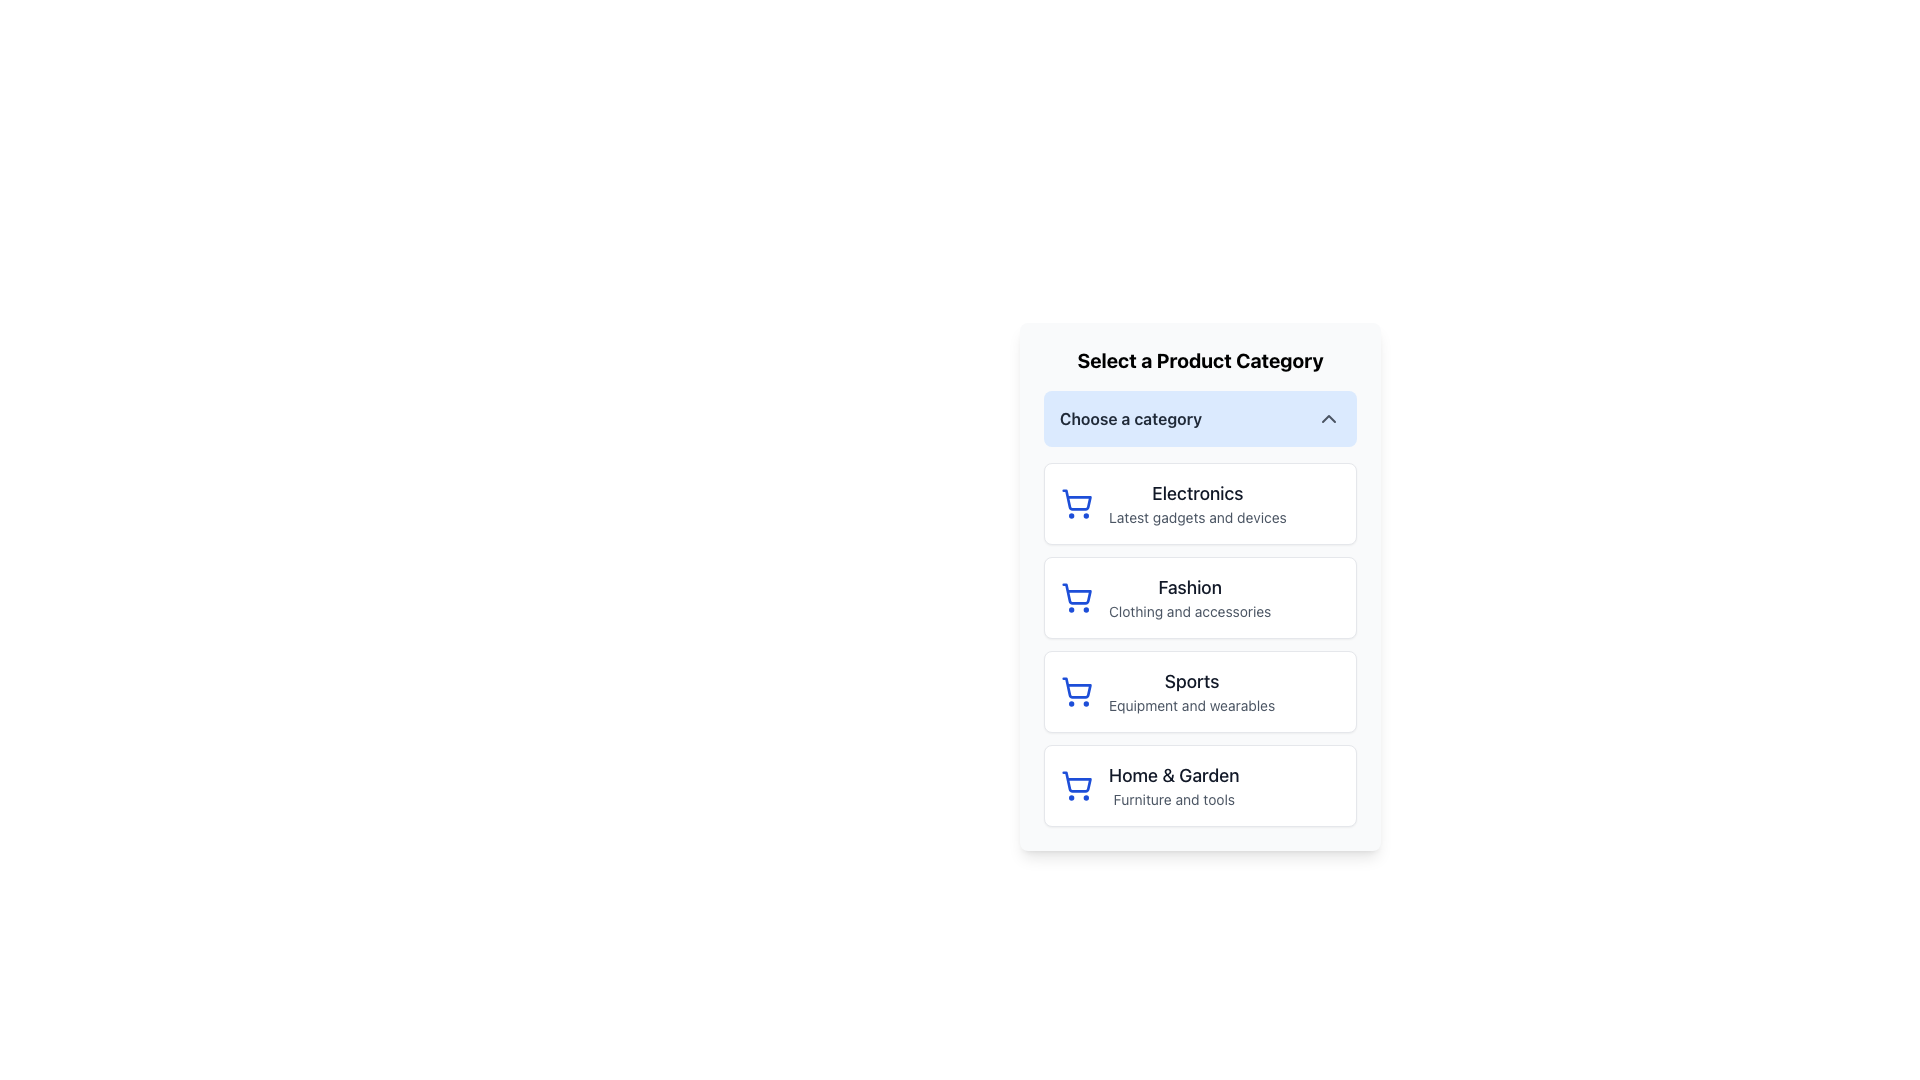 The height and width of the screenshot is (1080, 1920). What do you see at coordinates (1197, 503) in the screenshot?
I see `the 'Electronics' category label, which is the first card in the list located in the panel labeled 'Select a Product Category', positioned to the right of a blue shopping cart icon` at bounding box center [1197, 503].